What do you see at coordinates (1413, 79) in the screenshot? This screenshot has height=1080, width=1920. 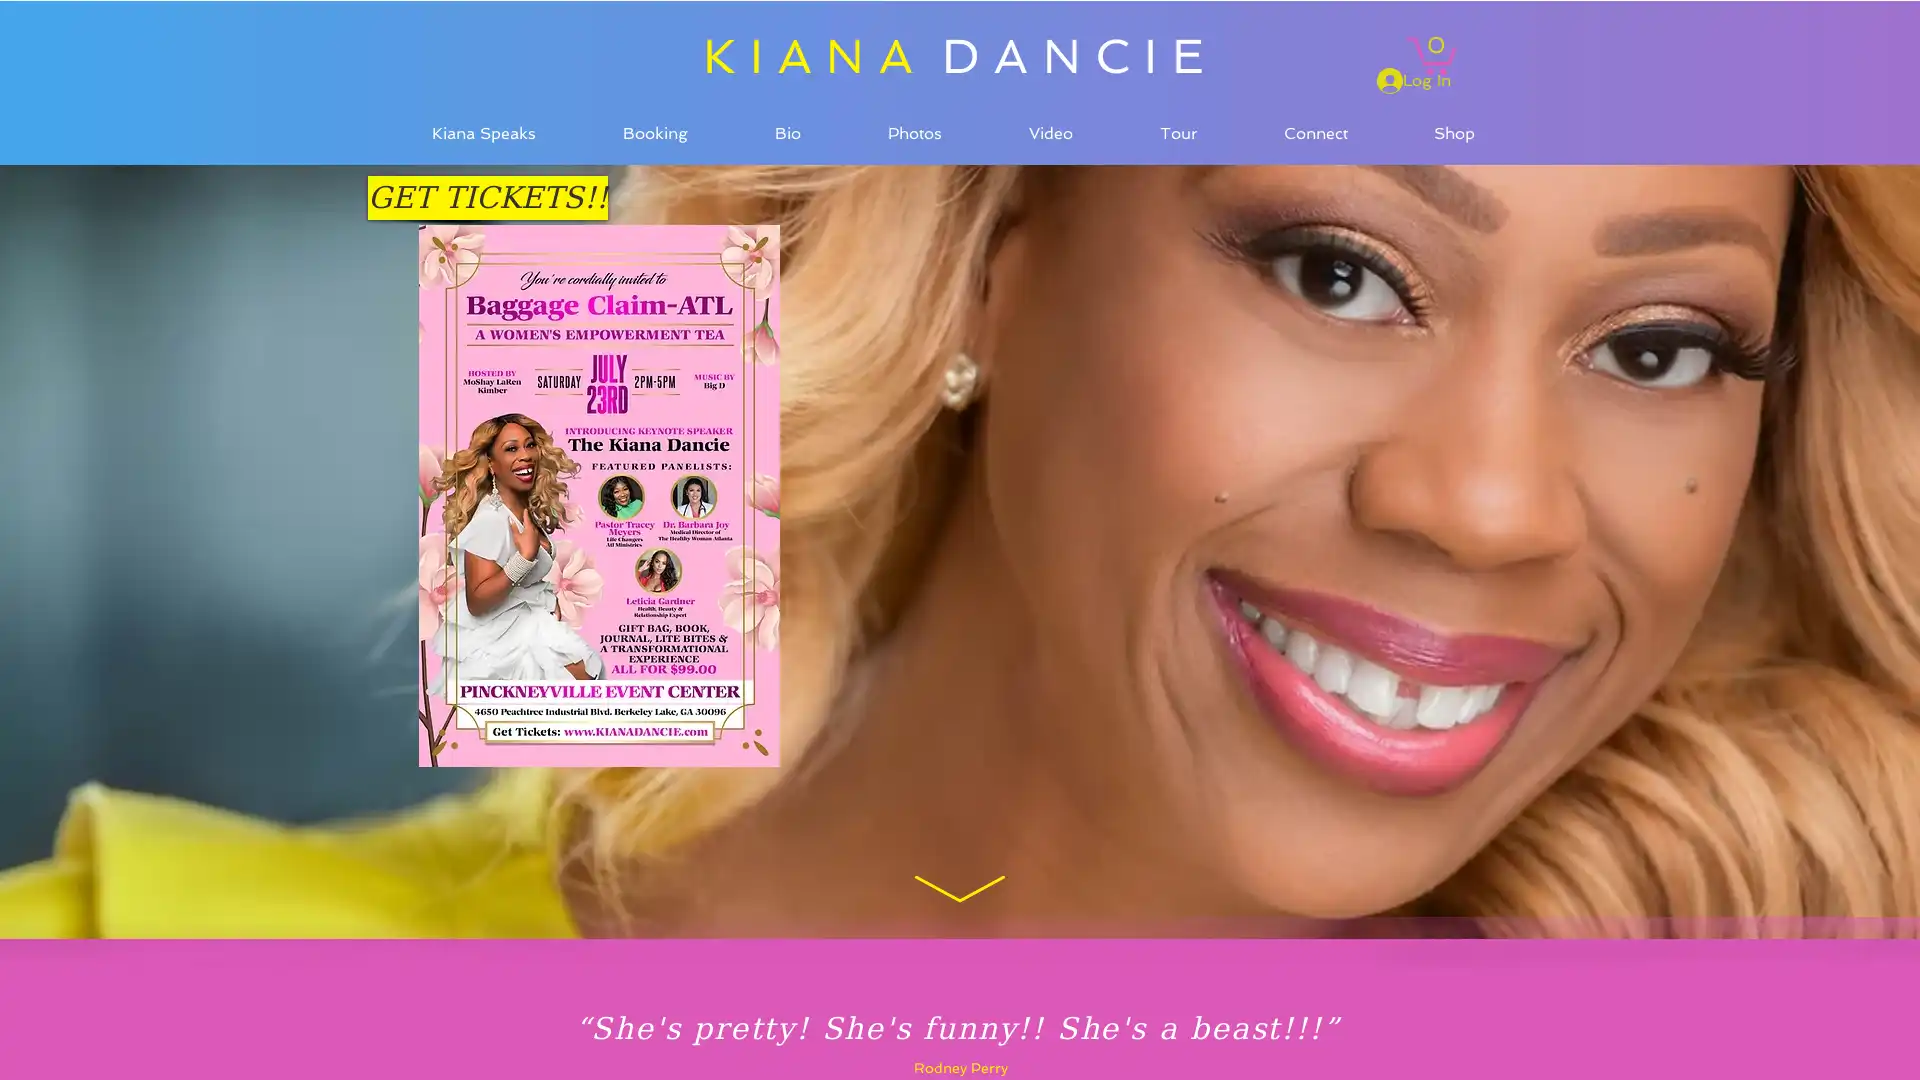 I see `Log In` at bounding box center [1413, 79].